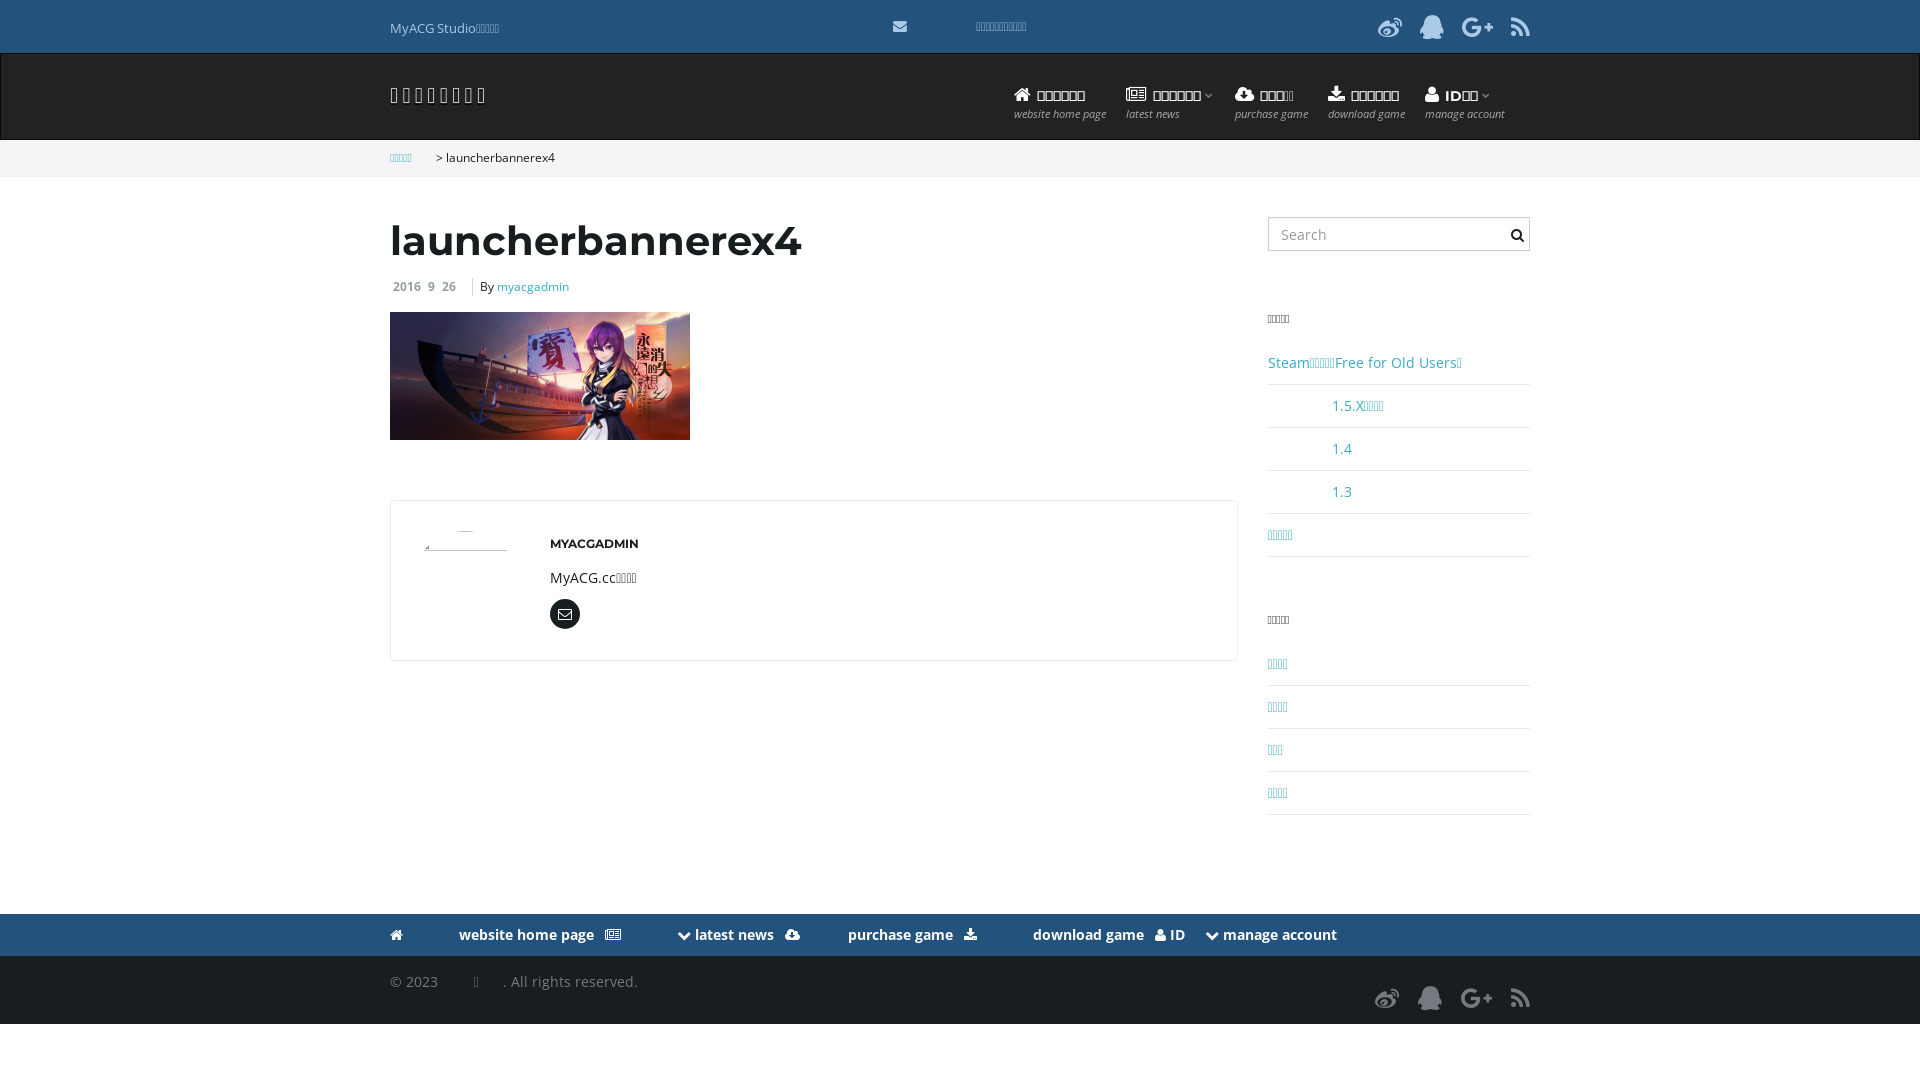 This screenshot has width=1920, height=1080. Describe the element at coordinates (1429, 997) in the screenshot. I see `'QQ Group'` at that location.